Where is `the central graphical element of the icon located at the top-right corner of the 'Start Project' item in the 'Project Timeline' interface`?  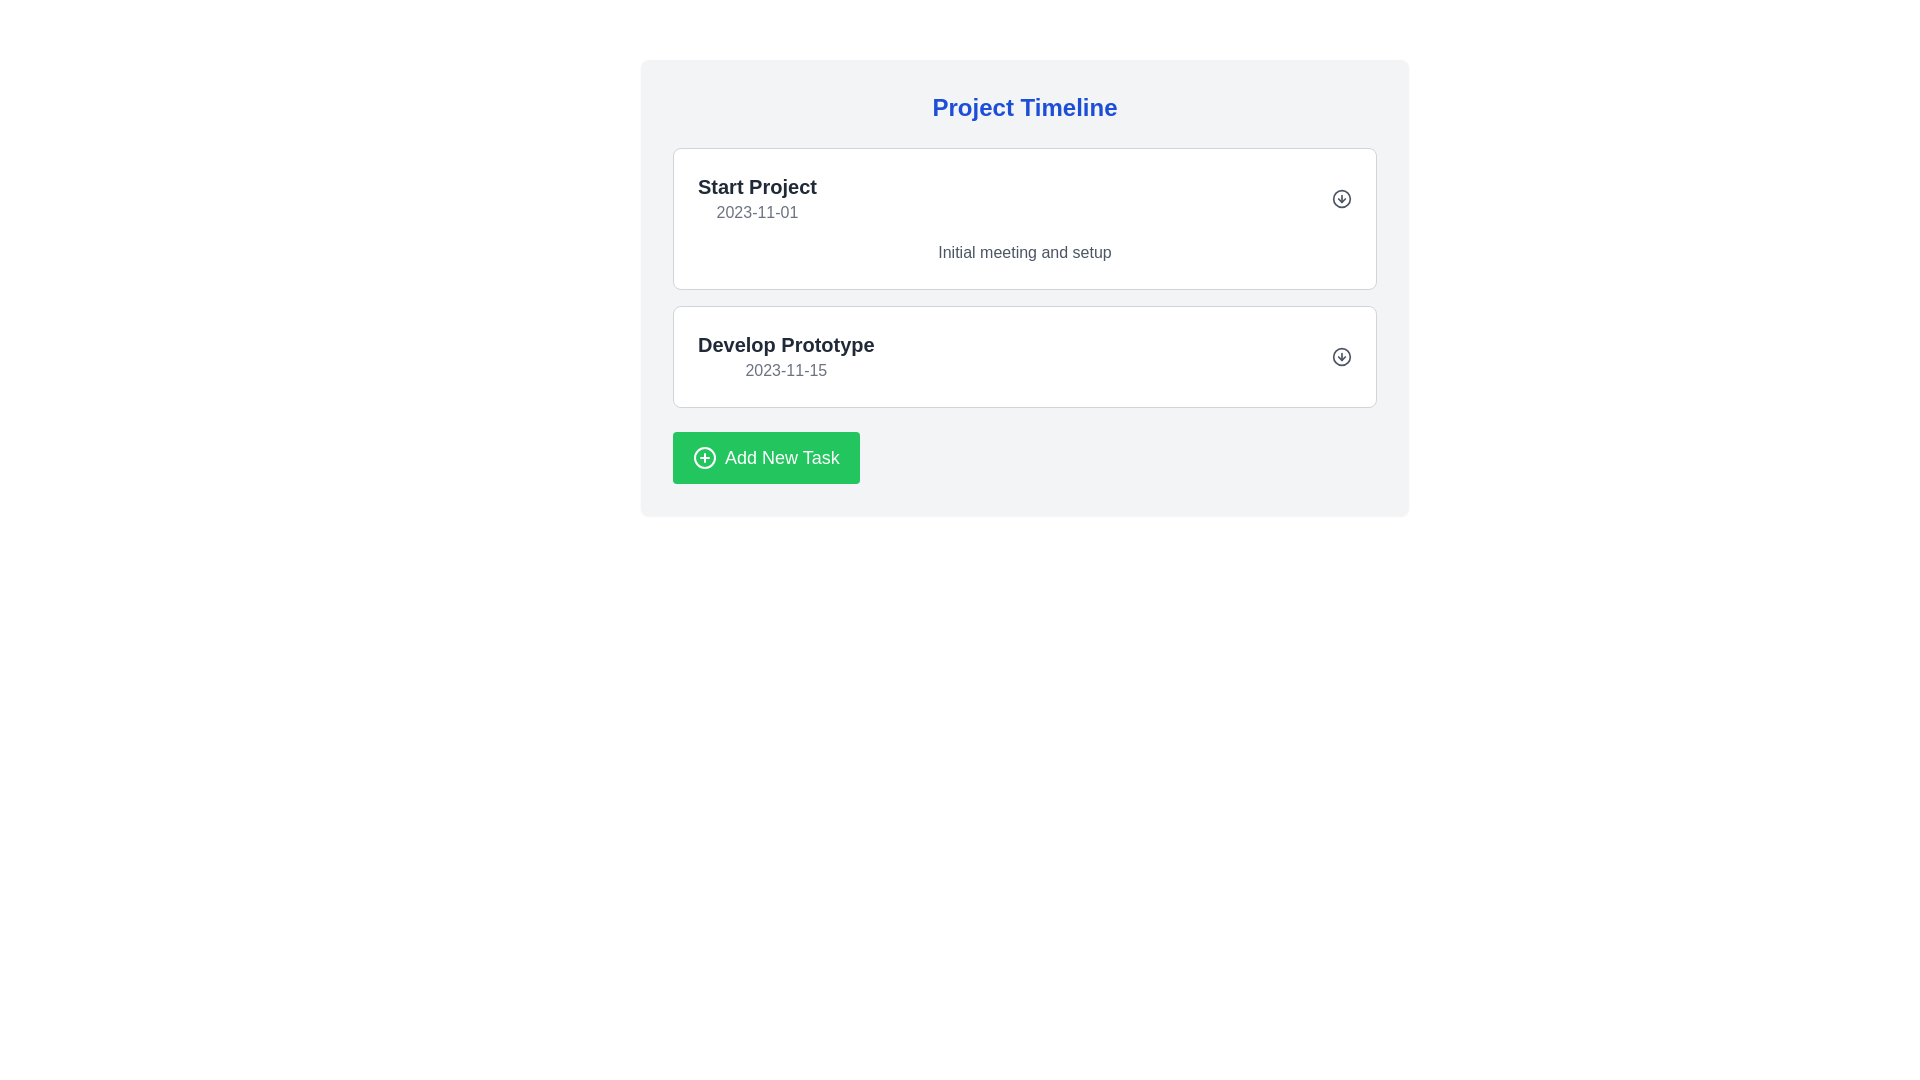 the central graphical element of the icon located at the top-right corner of the 'Start Project' item in the 'Project Timeline' interface is located at coordinates (1342, 199).